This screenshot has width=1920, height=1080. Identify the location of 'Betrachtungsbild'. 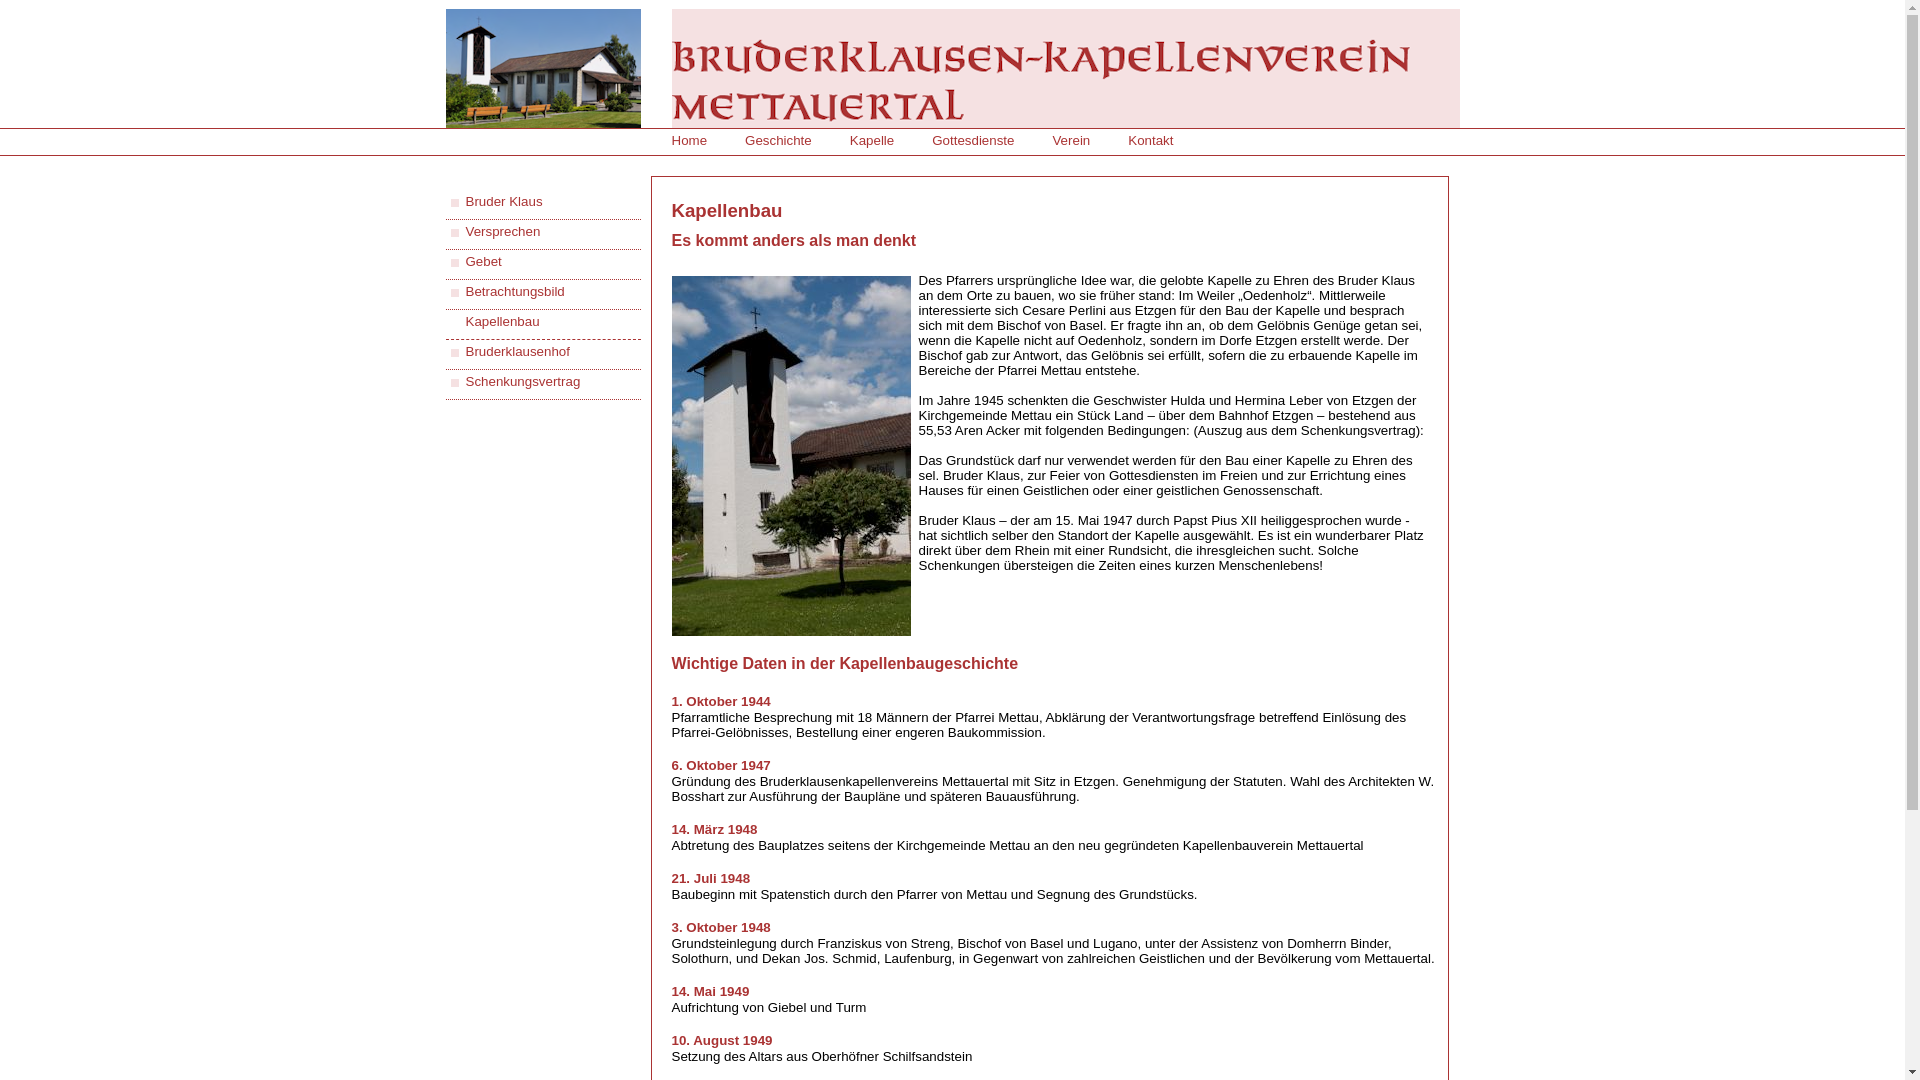
(515, 291).